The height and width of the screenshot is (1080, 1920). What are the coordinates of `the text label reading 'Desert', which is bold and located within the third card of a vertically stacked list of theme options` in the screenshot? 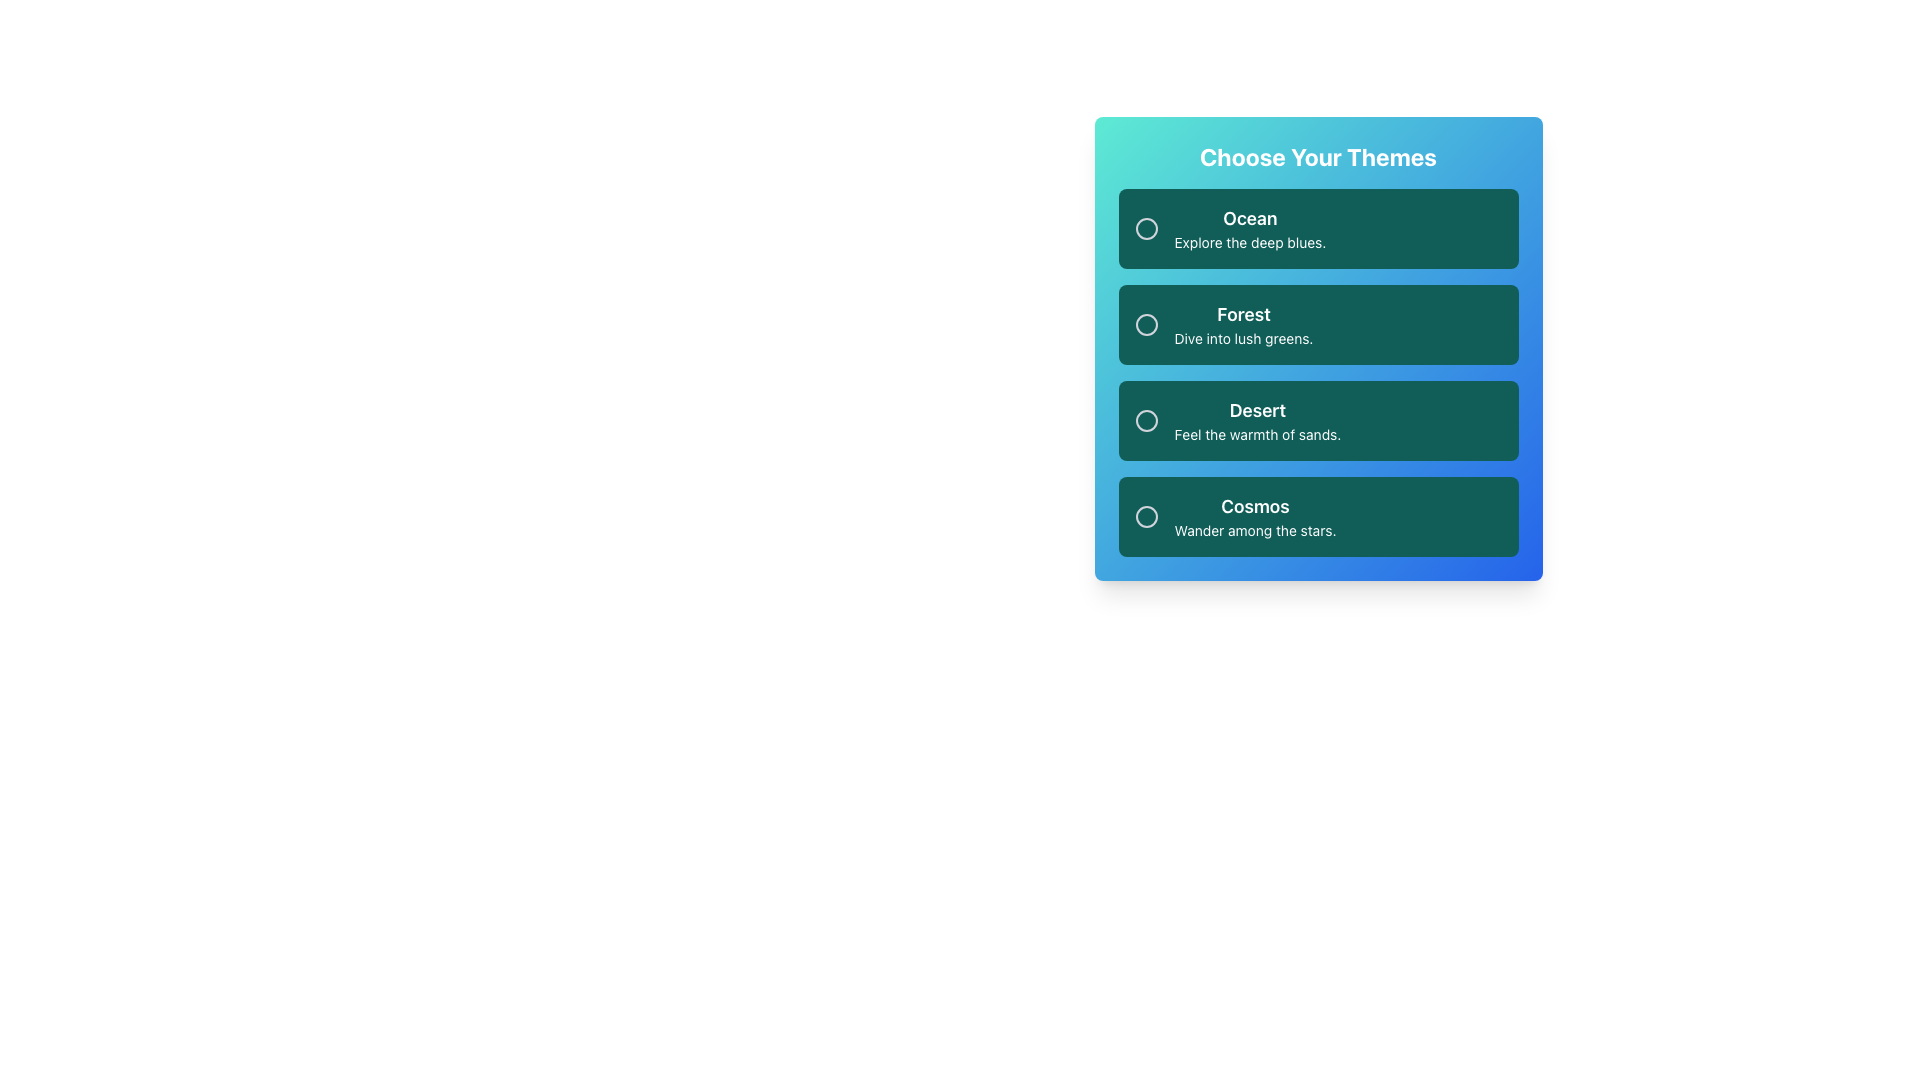 It's located at (1256, 410).